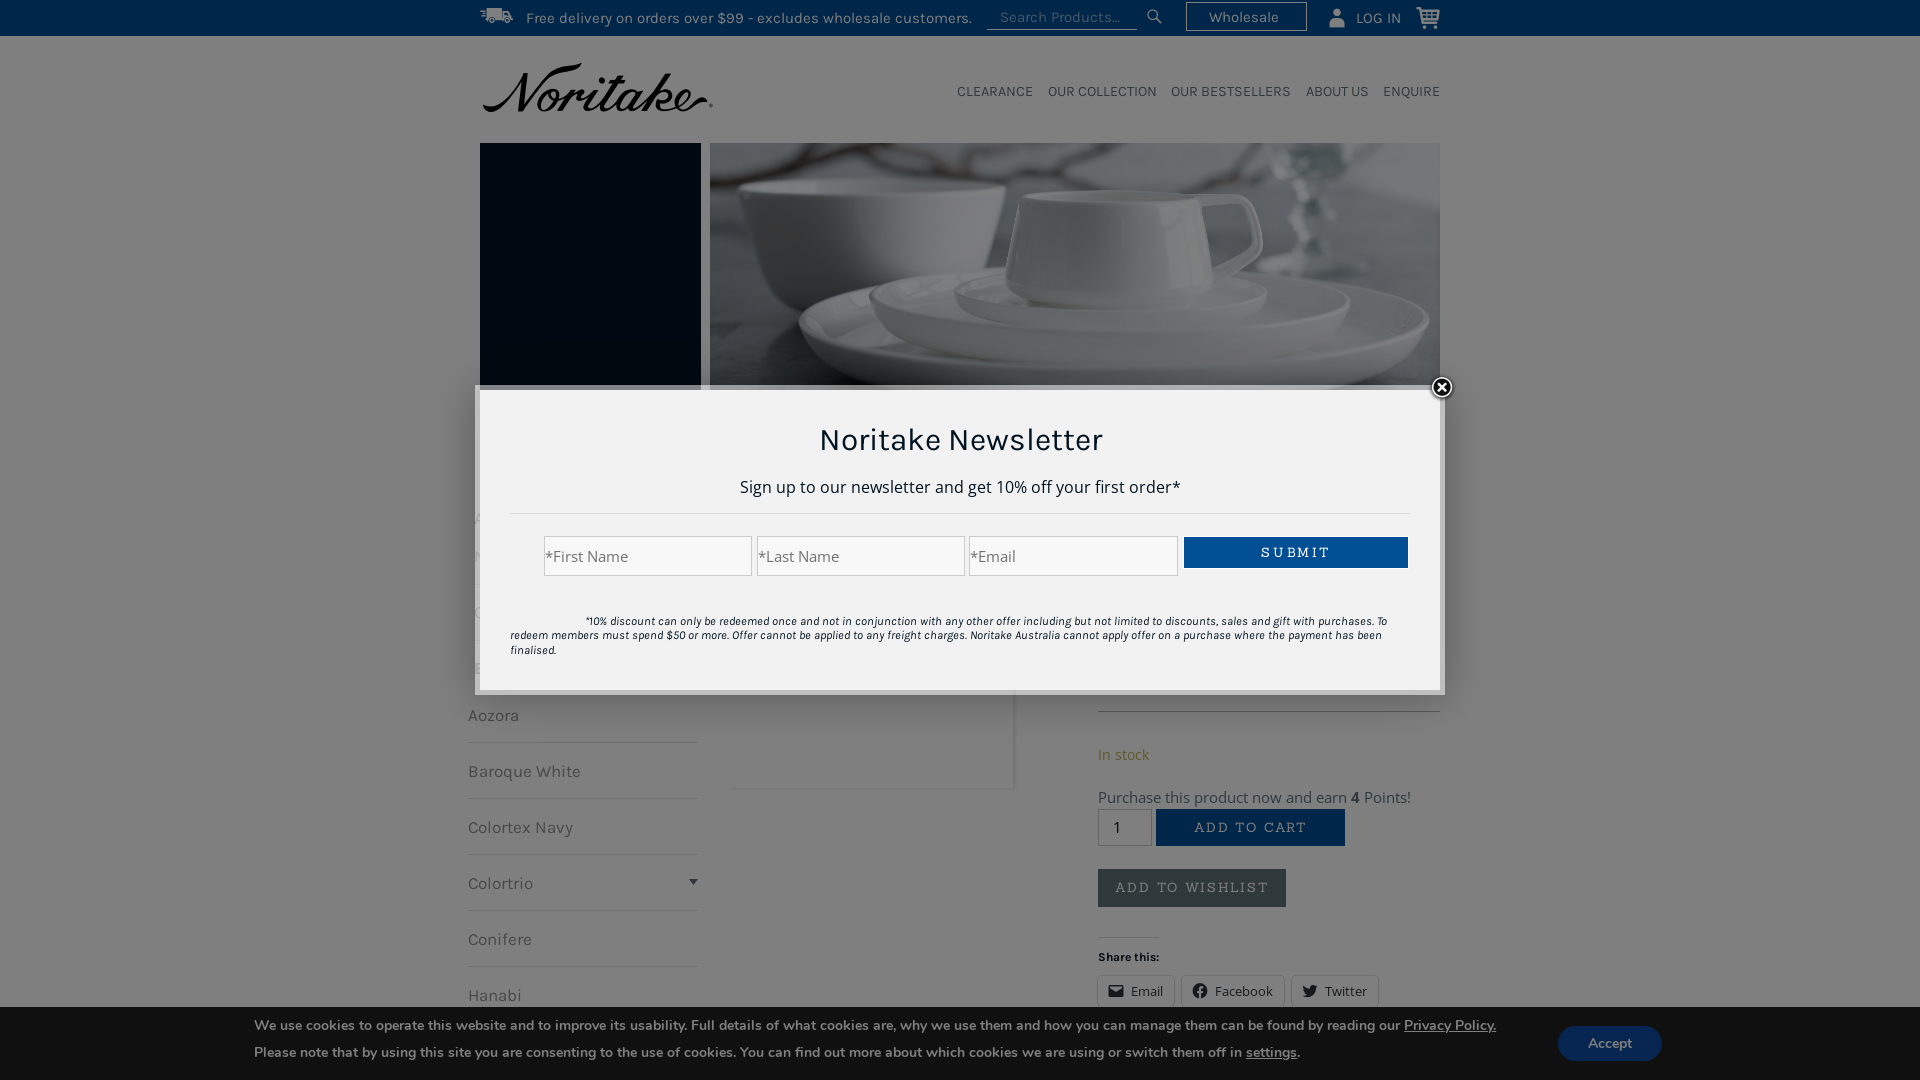 The image size is (1920, 1080). I want to click on 'Colortex Navy', so click(466, 825).